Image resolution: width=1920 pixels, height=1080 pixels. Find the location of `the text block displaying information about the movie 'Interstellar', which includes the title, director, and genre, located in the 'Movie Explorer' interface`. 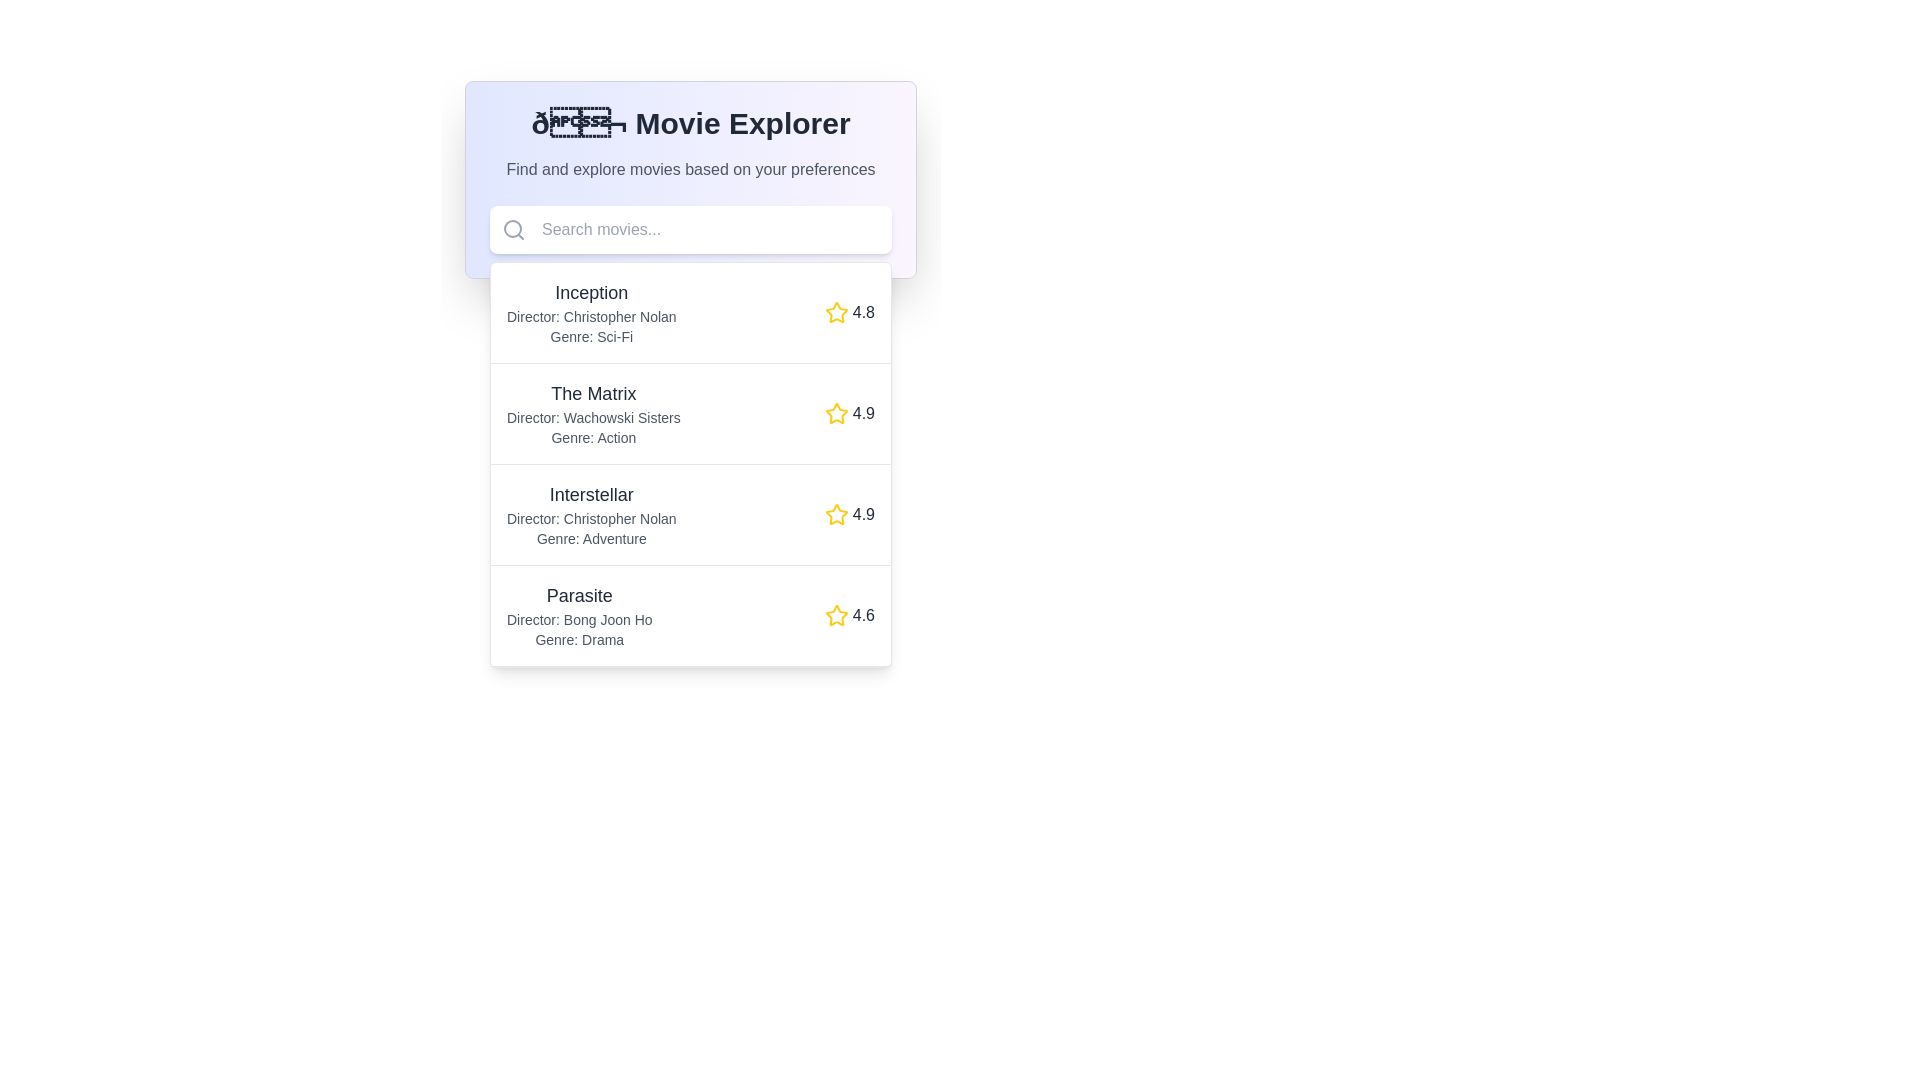

the text block displaying information about the movie 'Interstellar', which includes the title, director, and genre, located in the 'Movie Explorer' interface is located at coordinates (590, 514).